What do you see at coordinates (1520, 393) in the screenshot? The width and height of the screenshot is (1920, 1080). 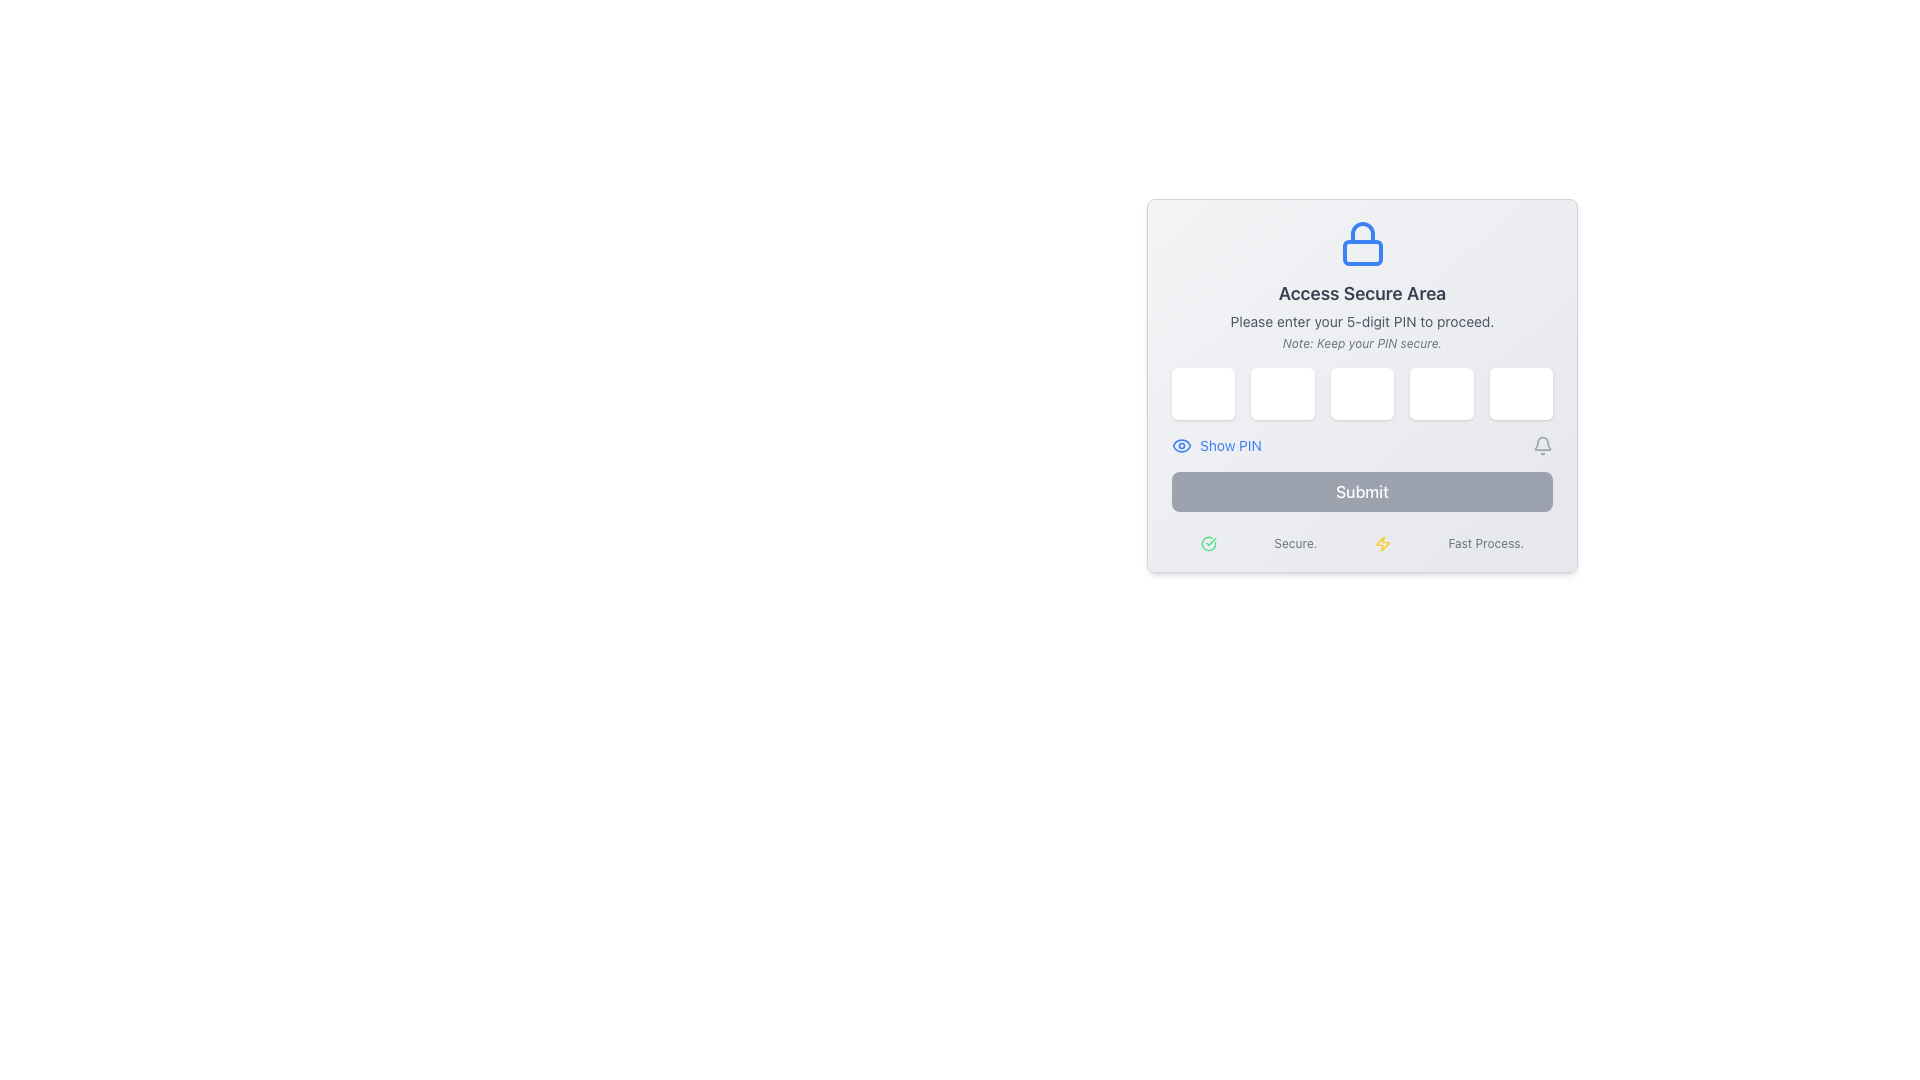 I see `the Password input field, which is the fifth input field in a row of five similar fields, to focus on it` at bounding box center [1520, 393].